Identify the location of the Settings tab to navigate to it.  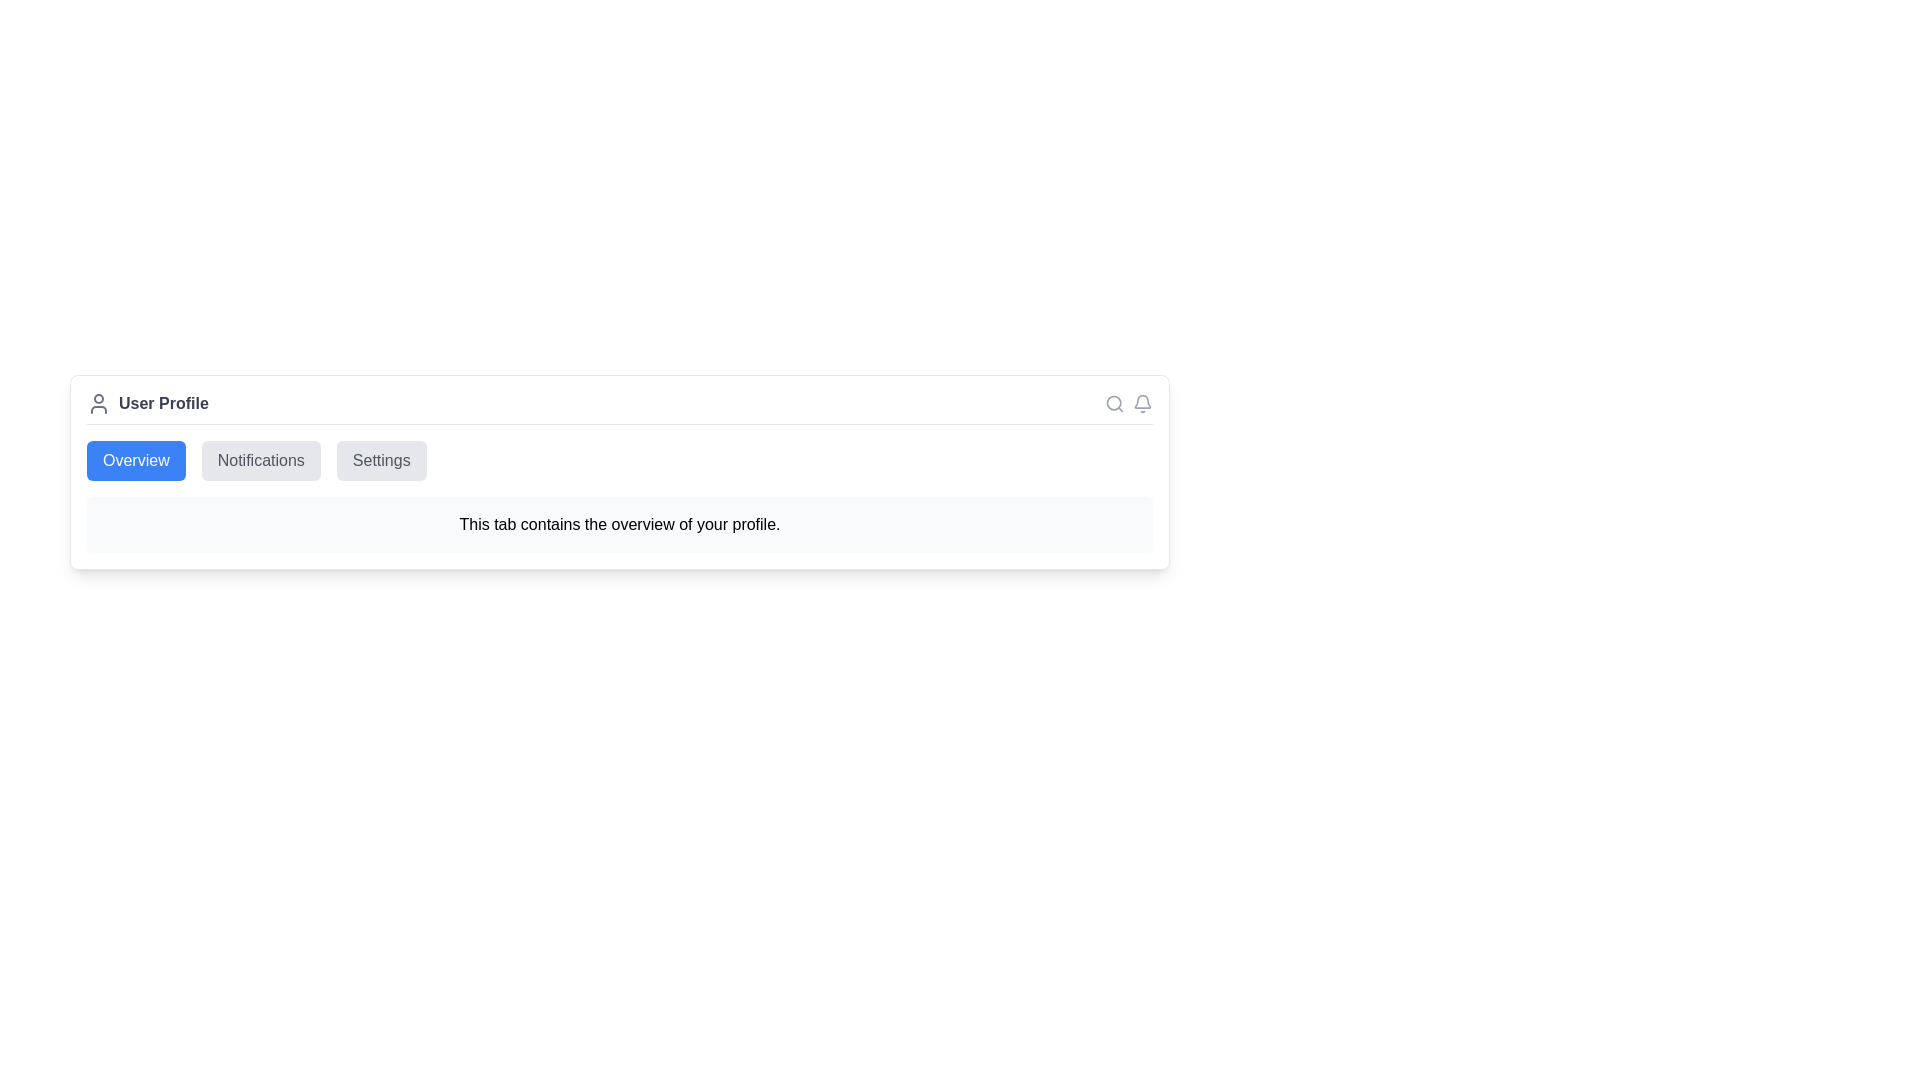
(380, 461).